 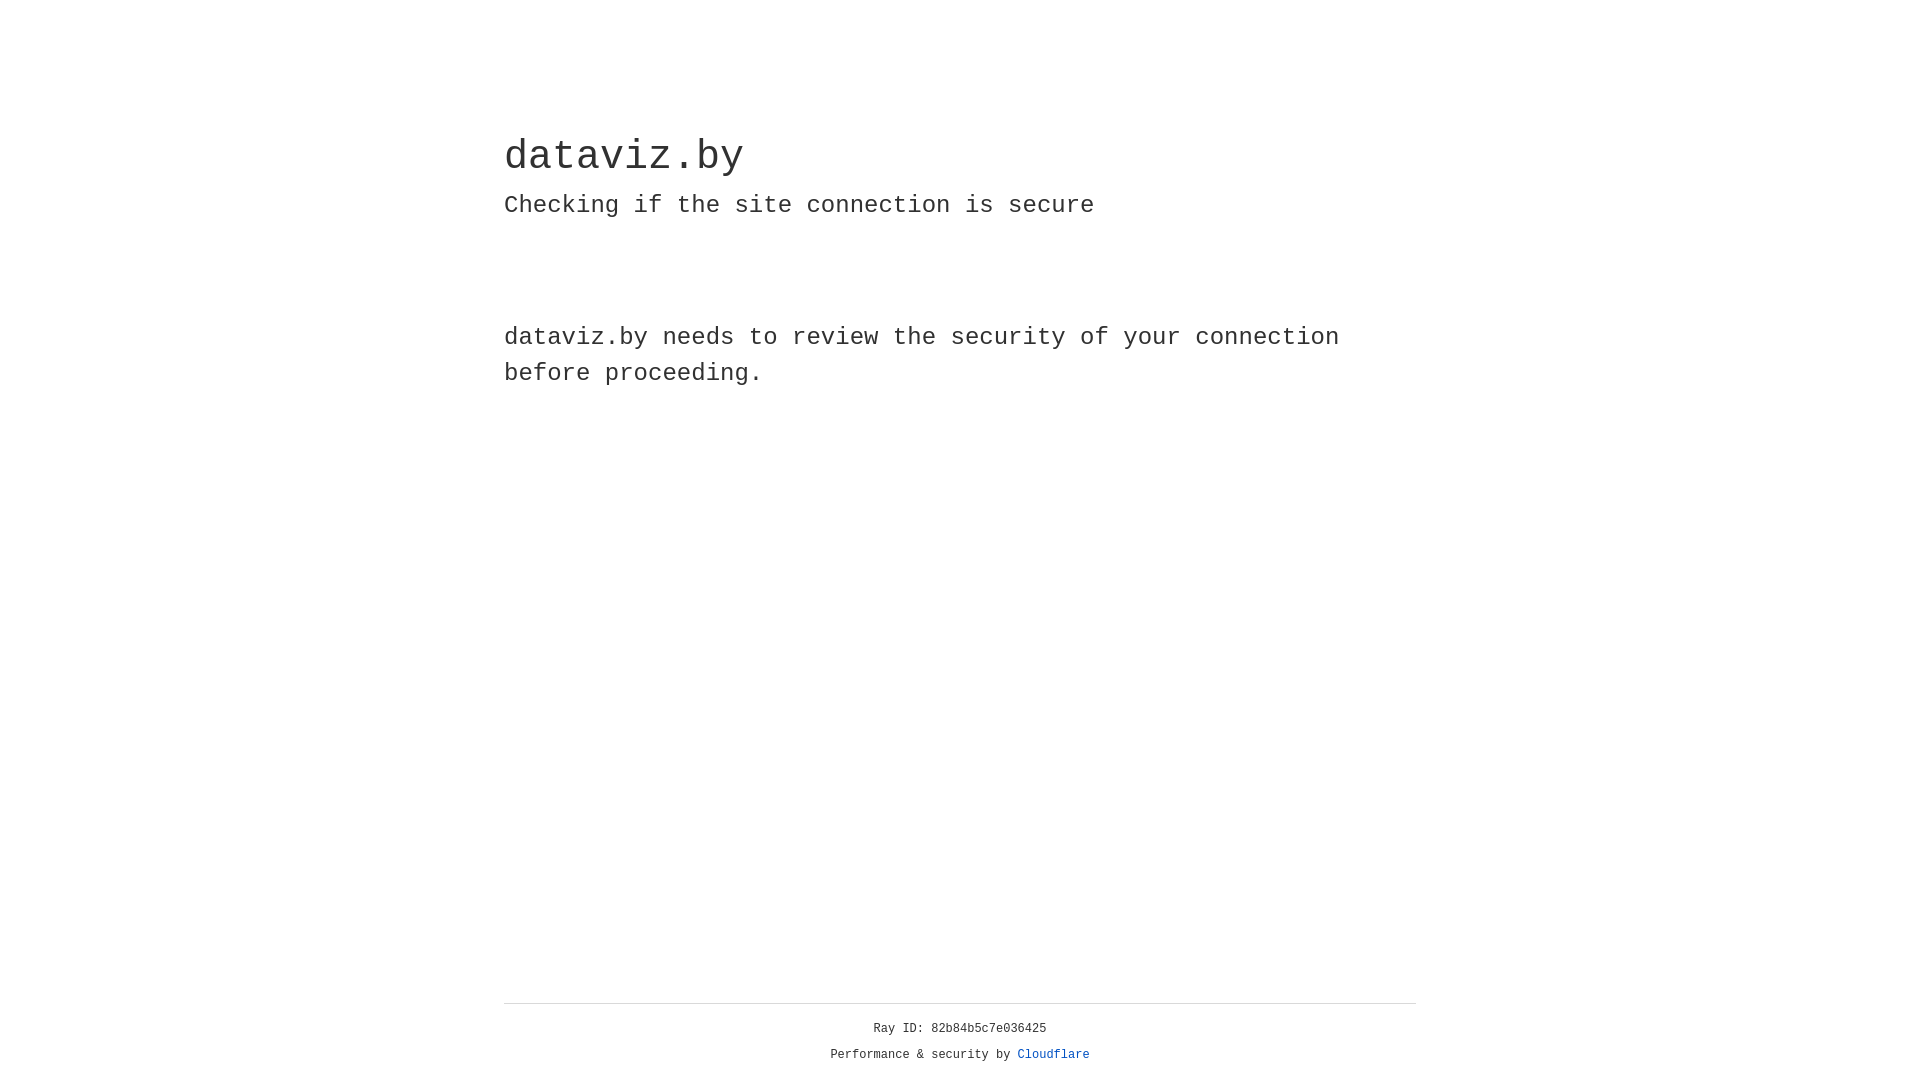 I want to click on 'Cloudflare', so click(x=1053, y=1054).